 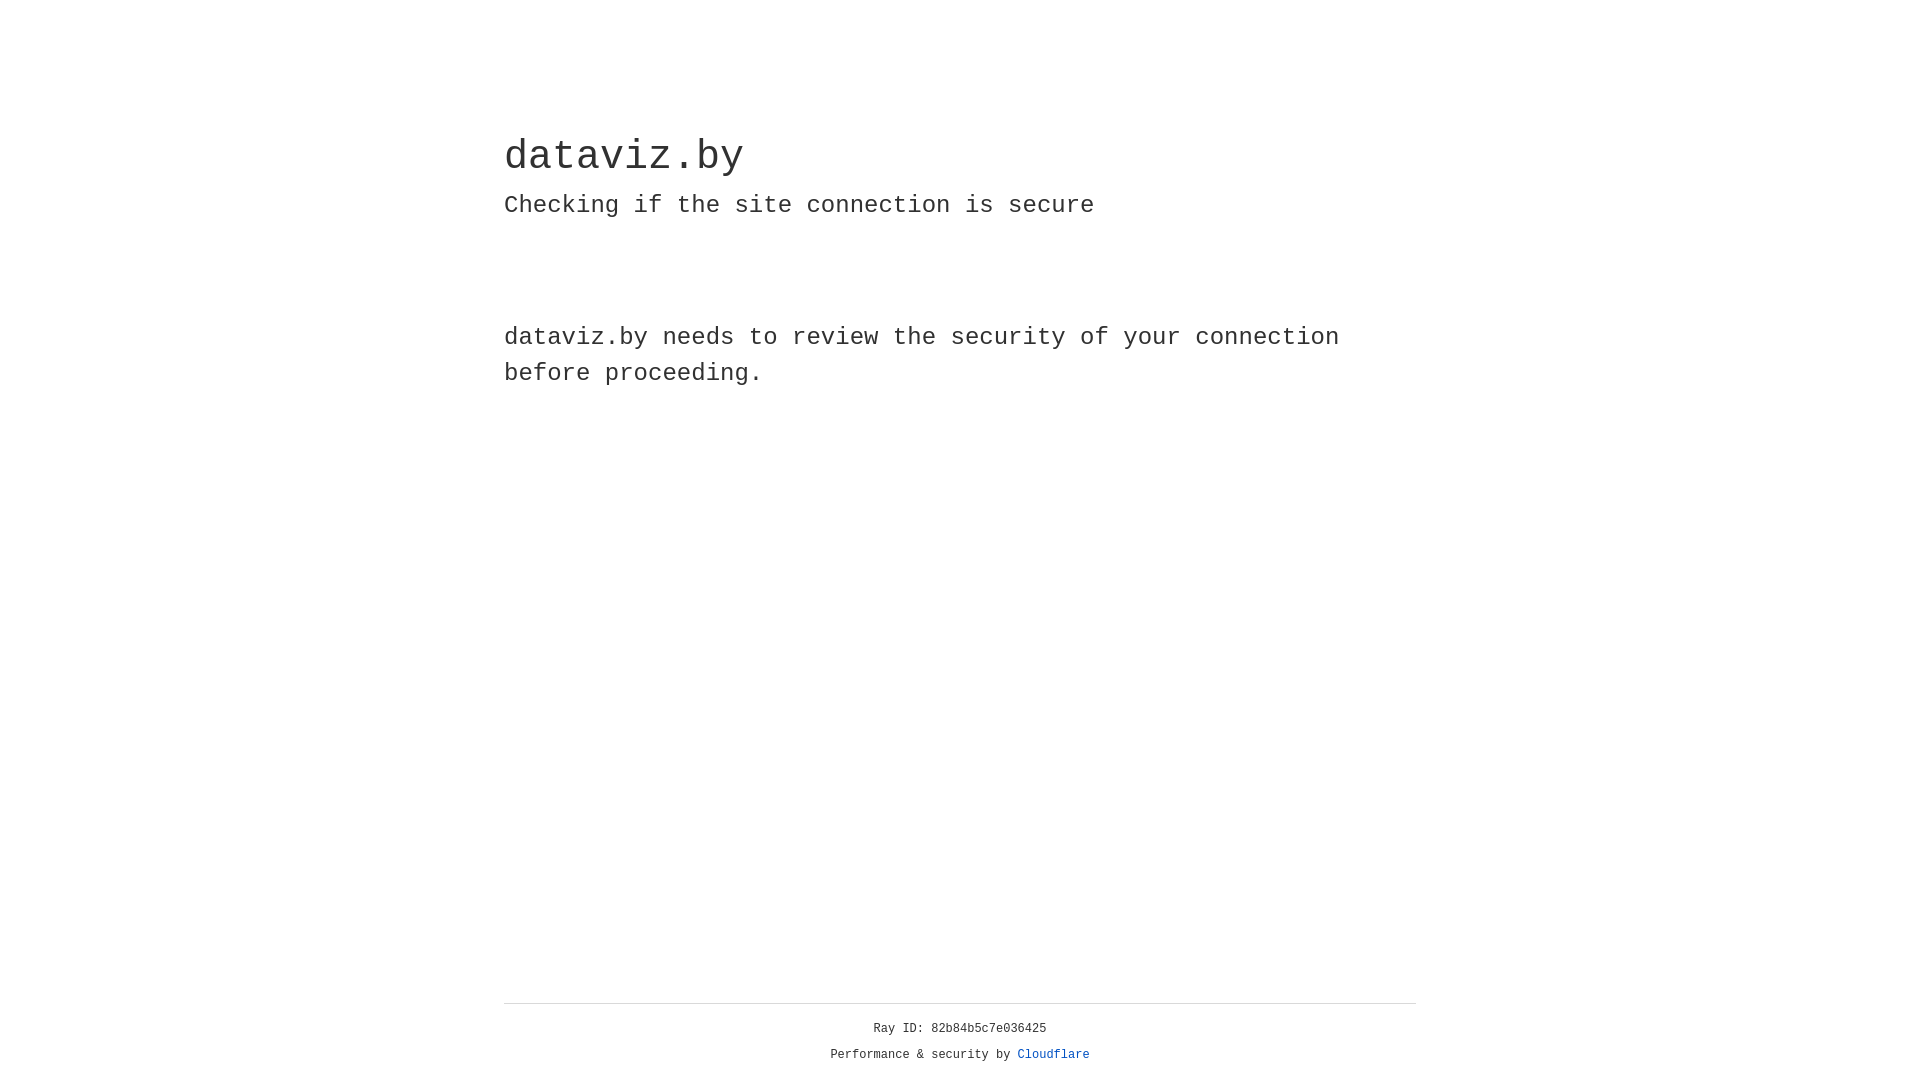 I want to click on 'Cloudflare', so click(x=1053, y=1054).